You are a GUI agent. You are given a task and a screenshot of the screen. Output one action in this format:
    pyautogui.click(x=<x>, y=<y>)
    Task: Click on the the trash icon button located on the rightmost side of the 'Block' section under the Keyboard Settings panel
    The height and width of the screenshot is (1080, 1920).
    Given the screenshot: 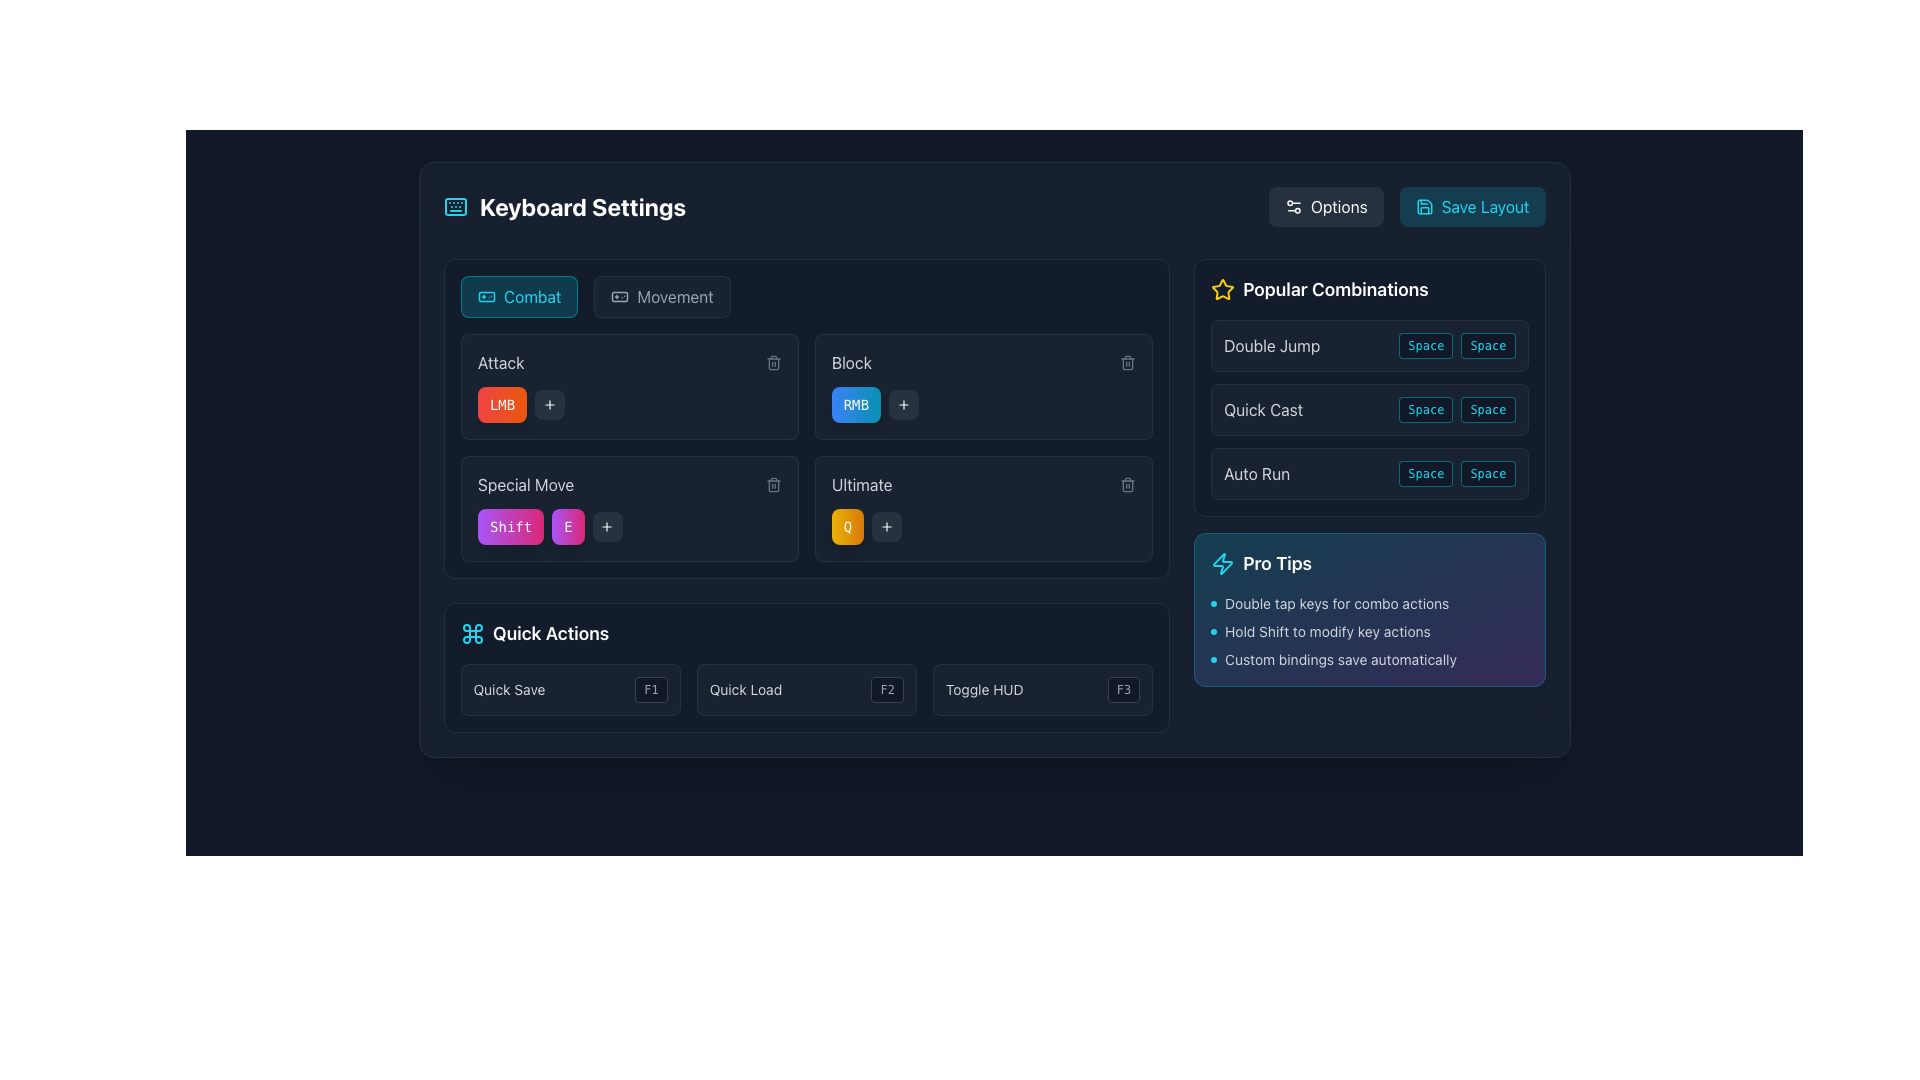 What is the action you would take?
    pyautogui.click(x=1128, y=362)
    